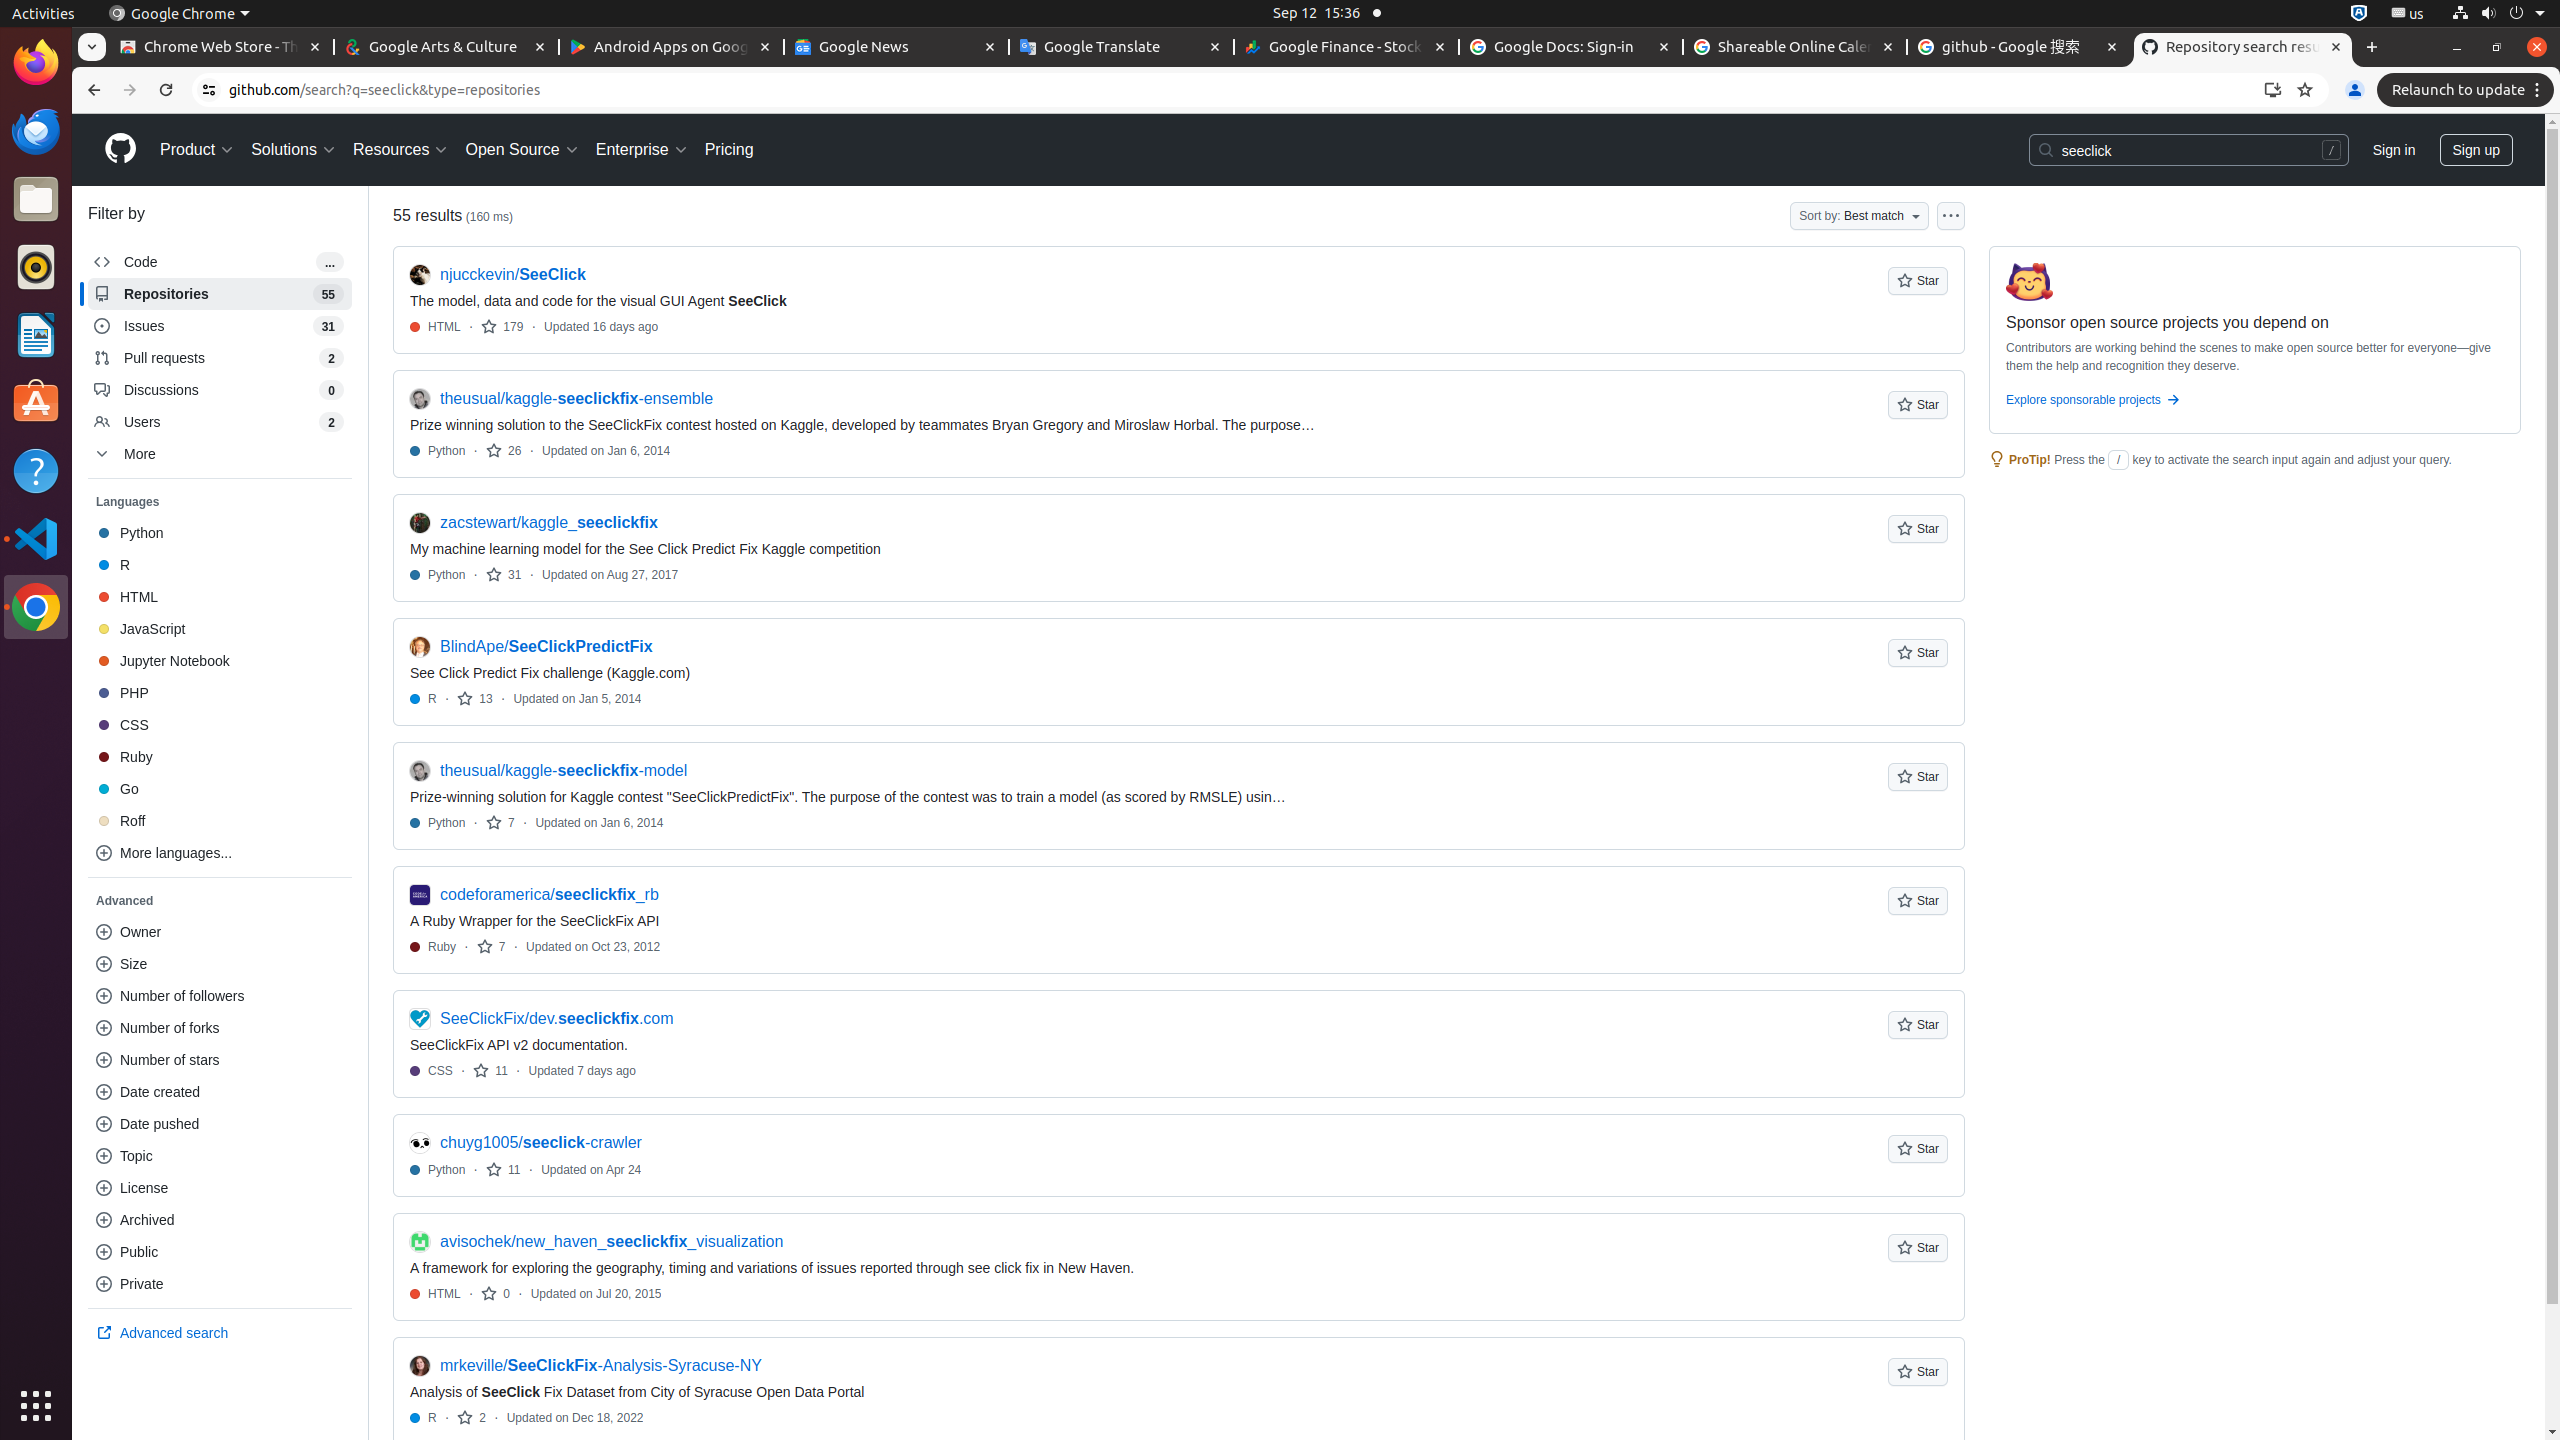 This screenshot has width=2560, height=1440. What do you see at coordinates (219, 453) in the screenshot?
I see `'More'` at bounding box center [219, 453].